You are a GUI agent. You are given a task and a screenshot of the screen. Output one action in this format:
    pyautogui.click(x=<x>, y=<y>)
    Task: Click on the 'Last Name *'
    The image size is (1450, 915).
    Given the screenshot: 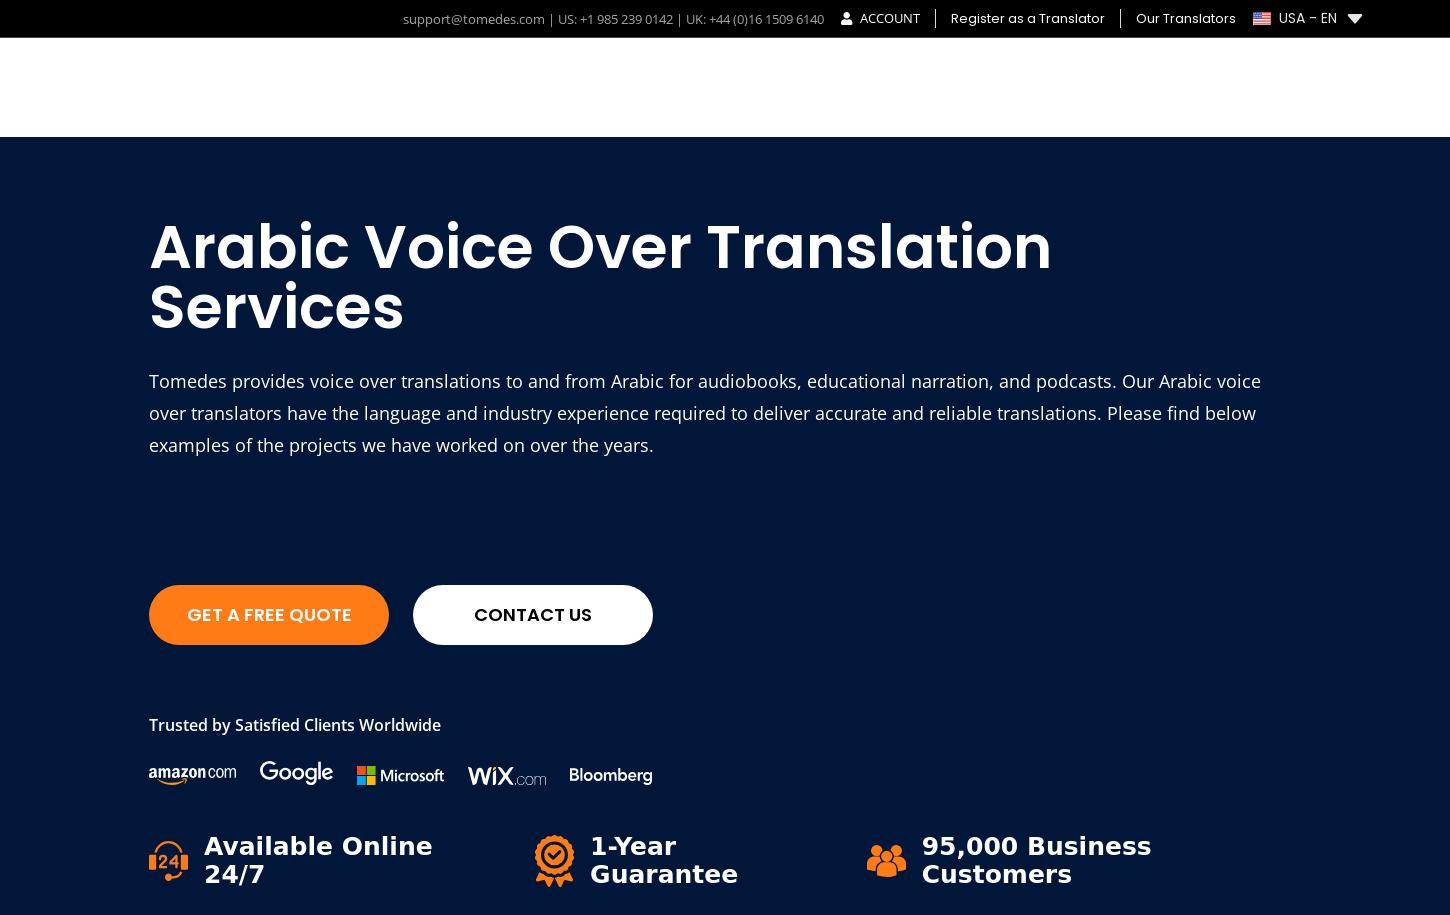 What is the action you would take?
    pyautogui.click(x=934, y=556)
    